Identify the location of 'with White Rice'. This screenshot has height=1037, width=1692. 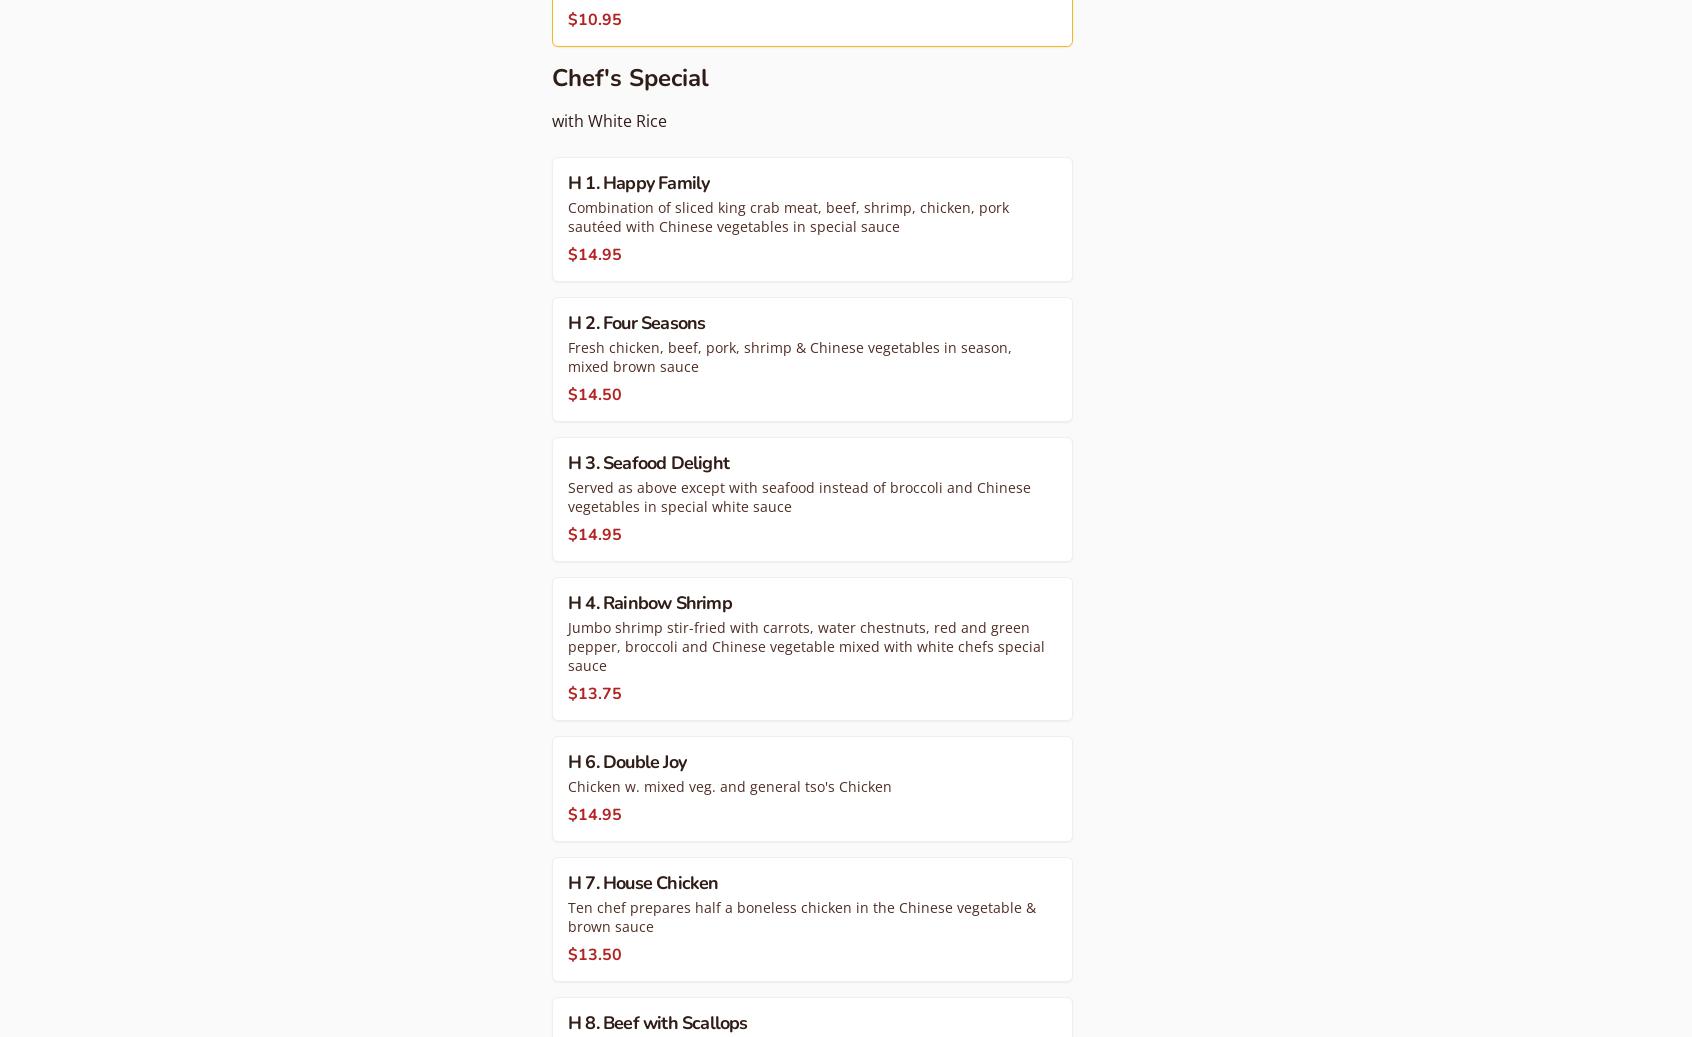
(608, 118).